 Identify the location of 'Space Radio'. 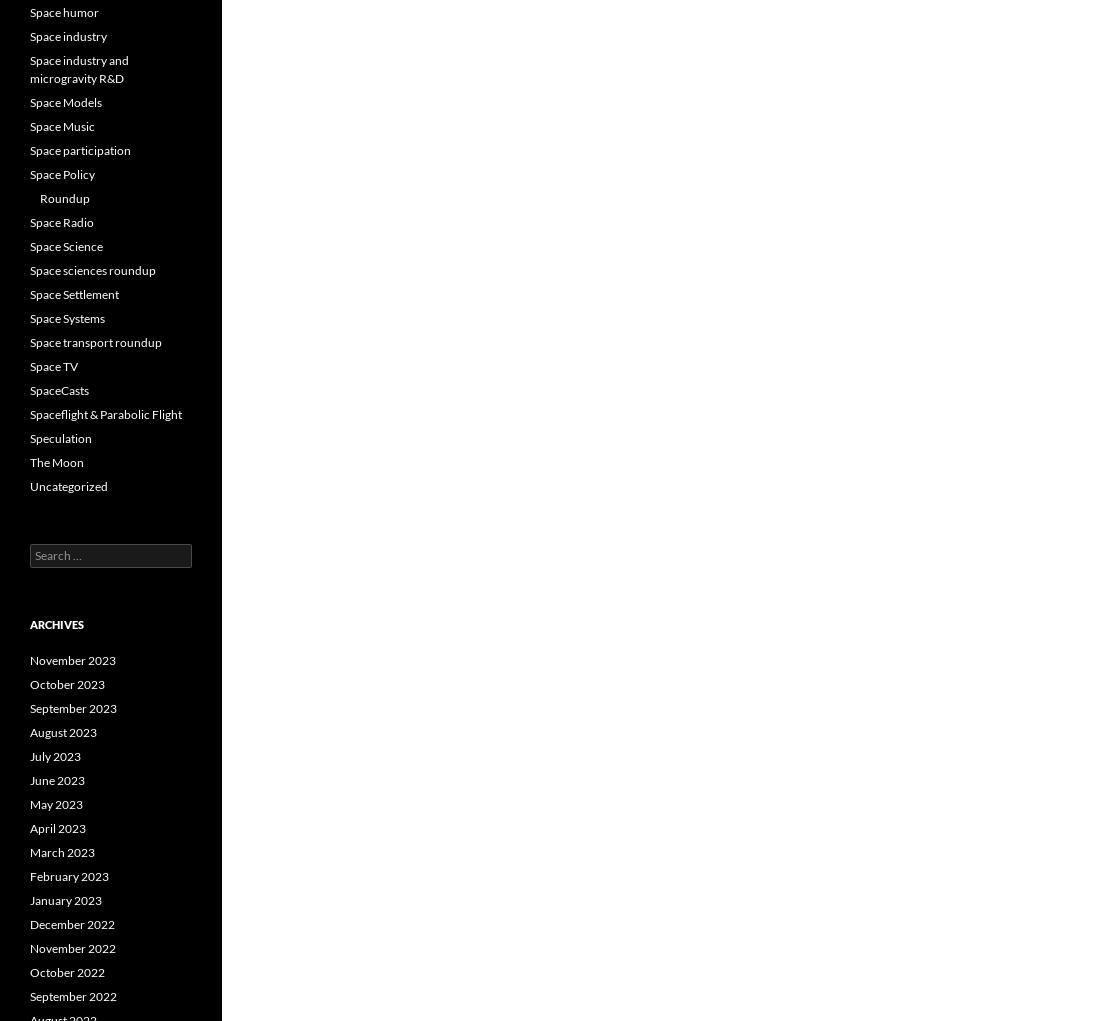
(61, 222).